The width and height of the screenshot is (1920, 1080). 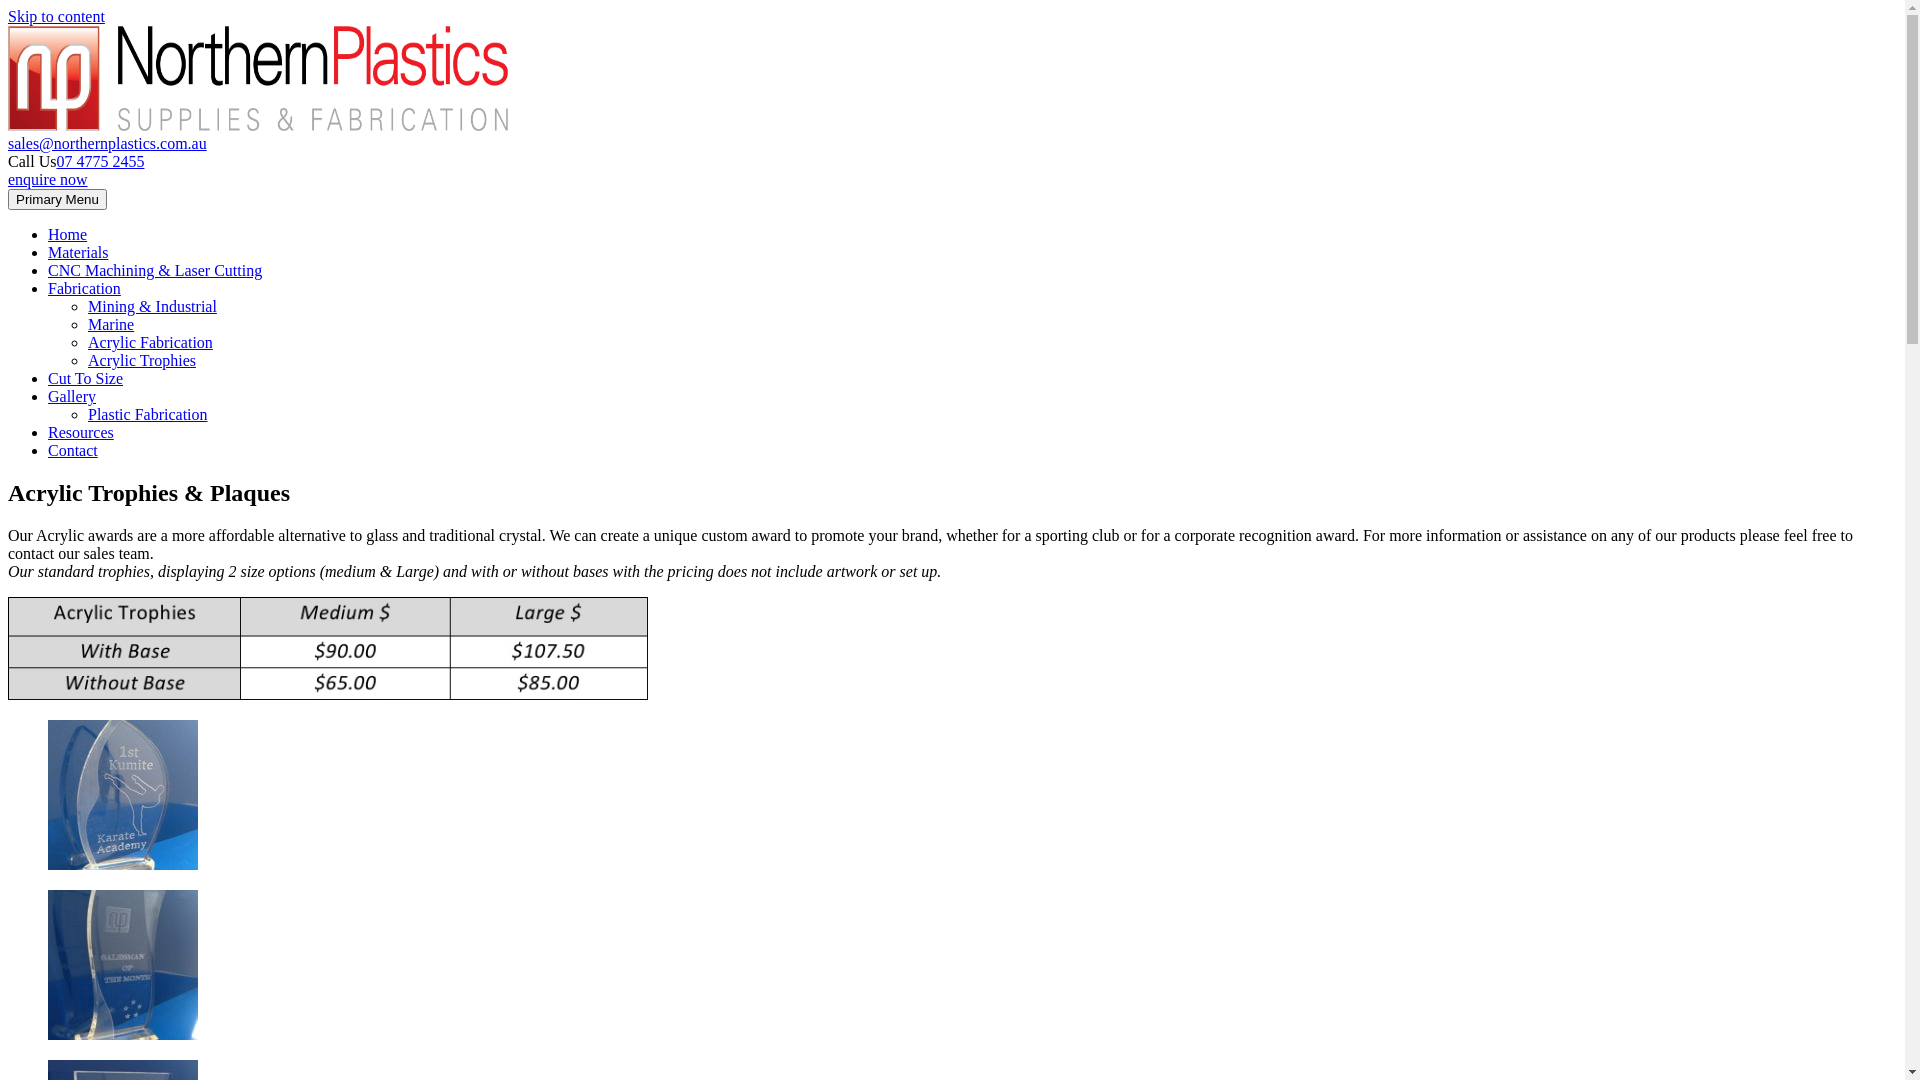 I want to click on 'Plastic Fabrication', so click(x=147, y=413).